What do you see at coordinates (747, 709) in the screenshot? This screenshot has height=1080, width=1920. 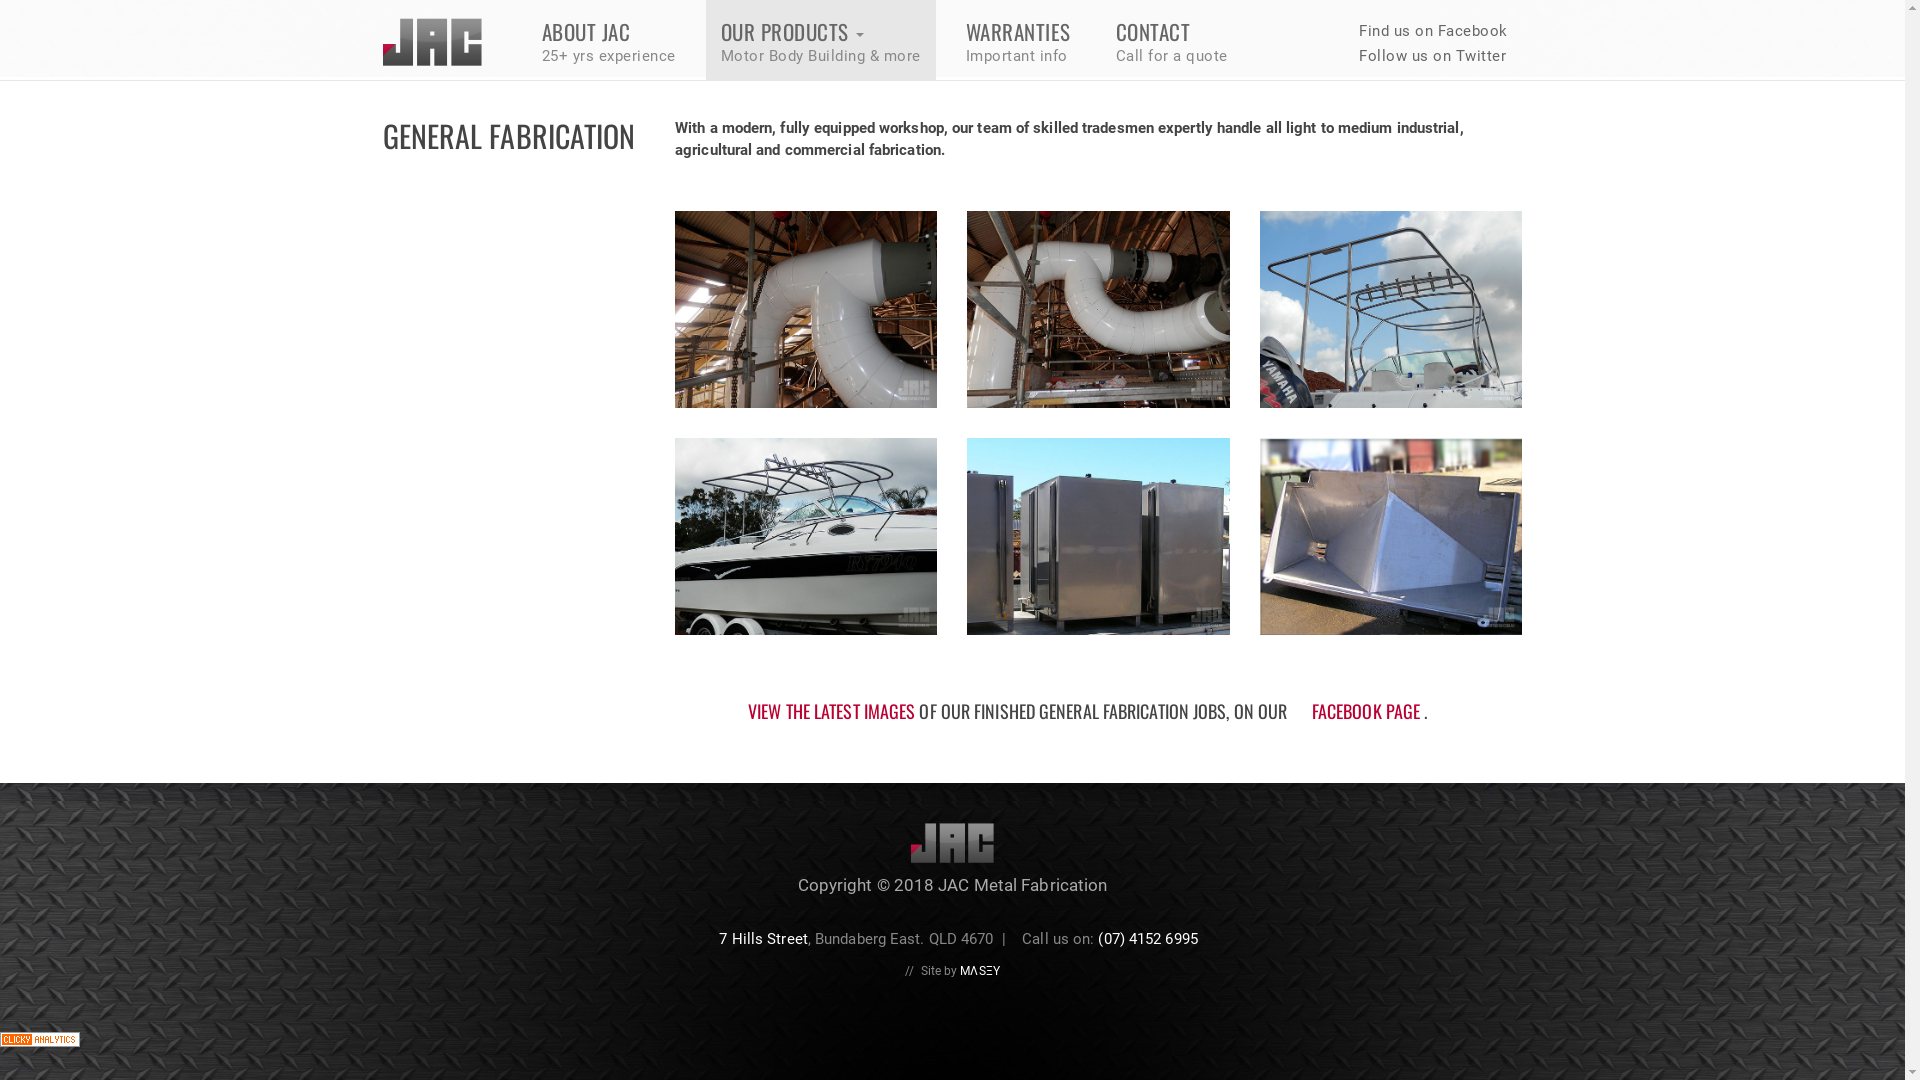 I see `'VIEW THE LATEST IMAGES'` at bounding box center [747, 709].